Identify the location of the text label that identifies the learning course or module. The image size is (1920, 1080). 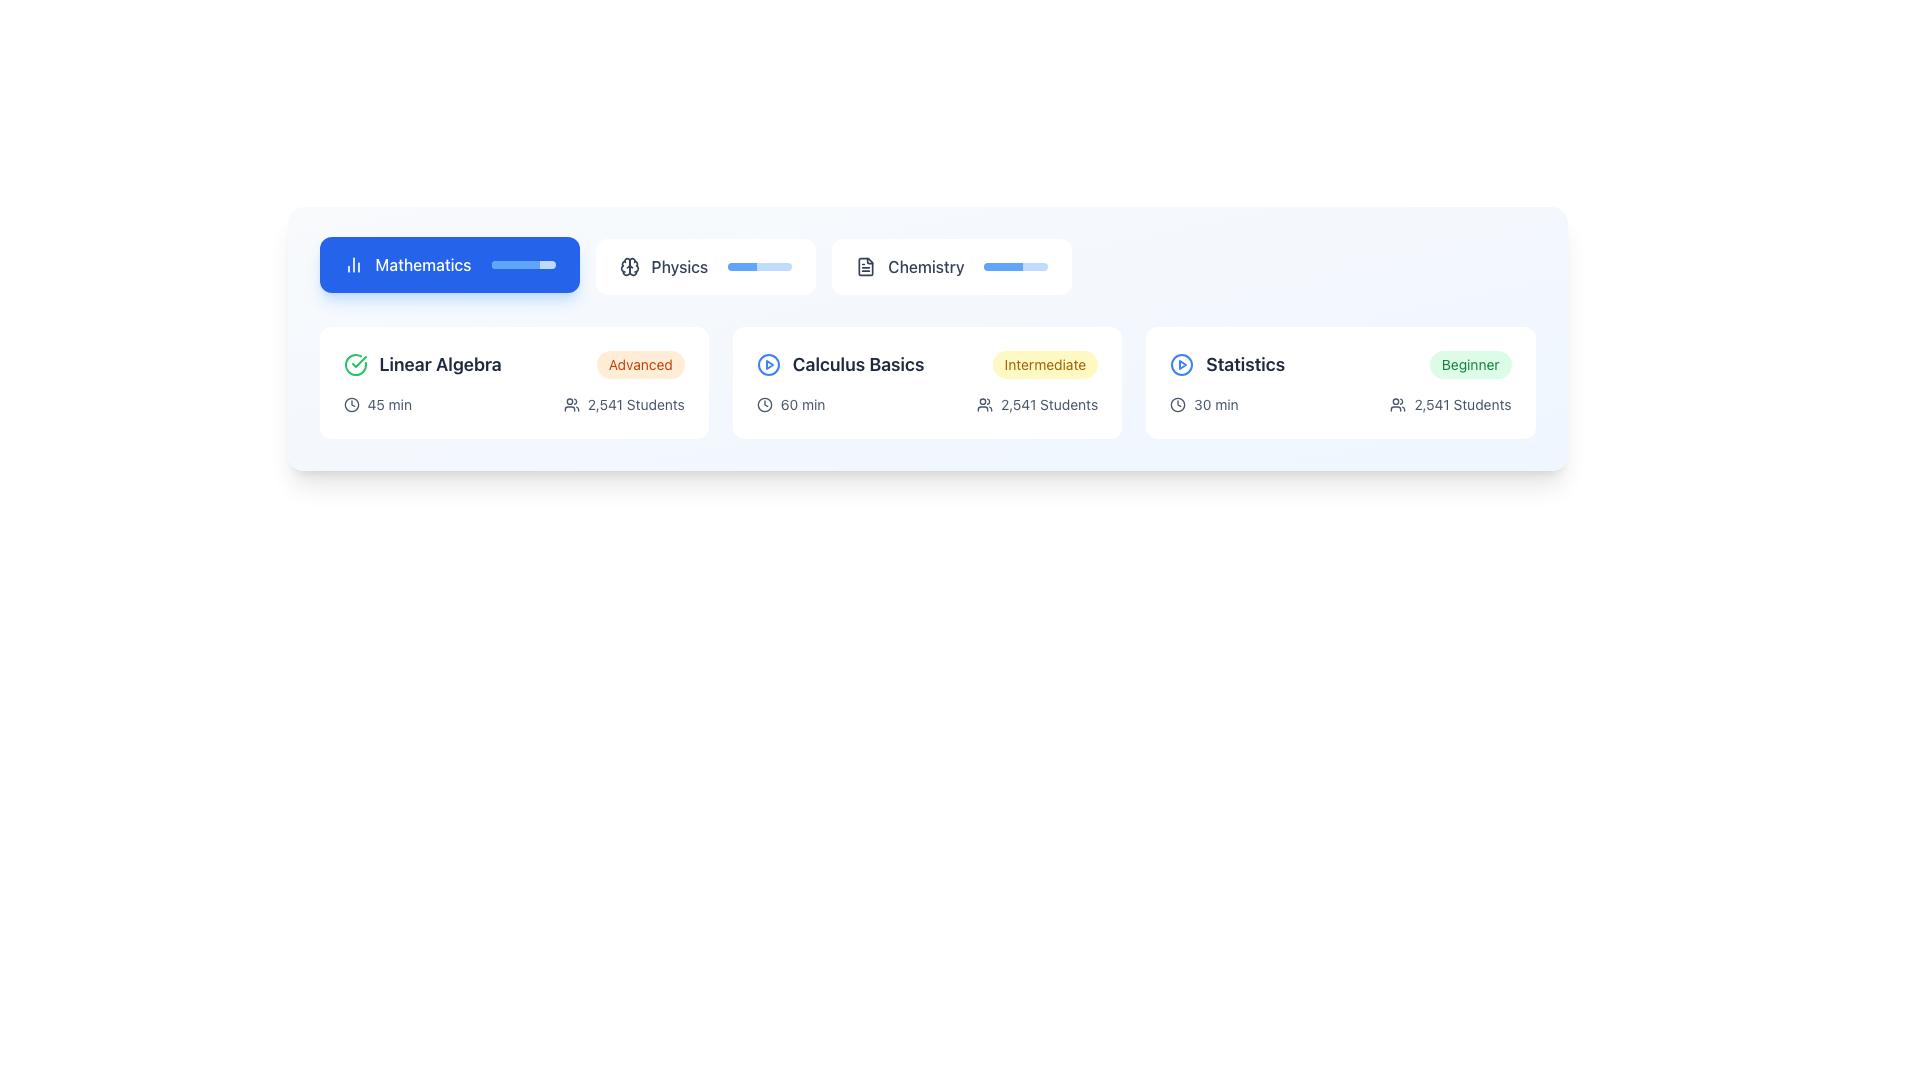
(858, 365).